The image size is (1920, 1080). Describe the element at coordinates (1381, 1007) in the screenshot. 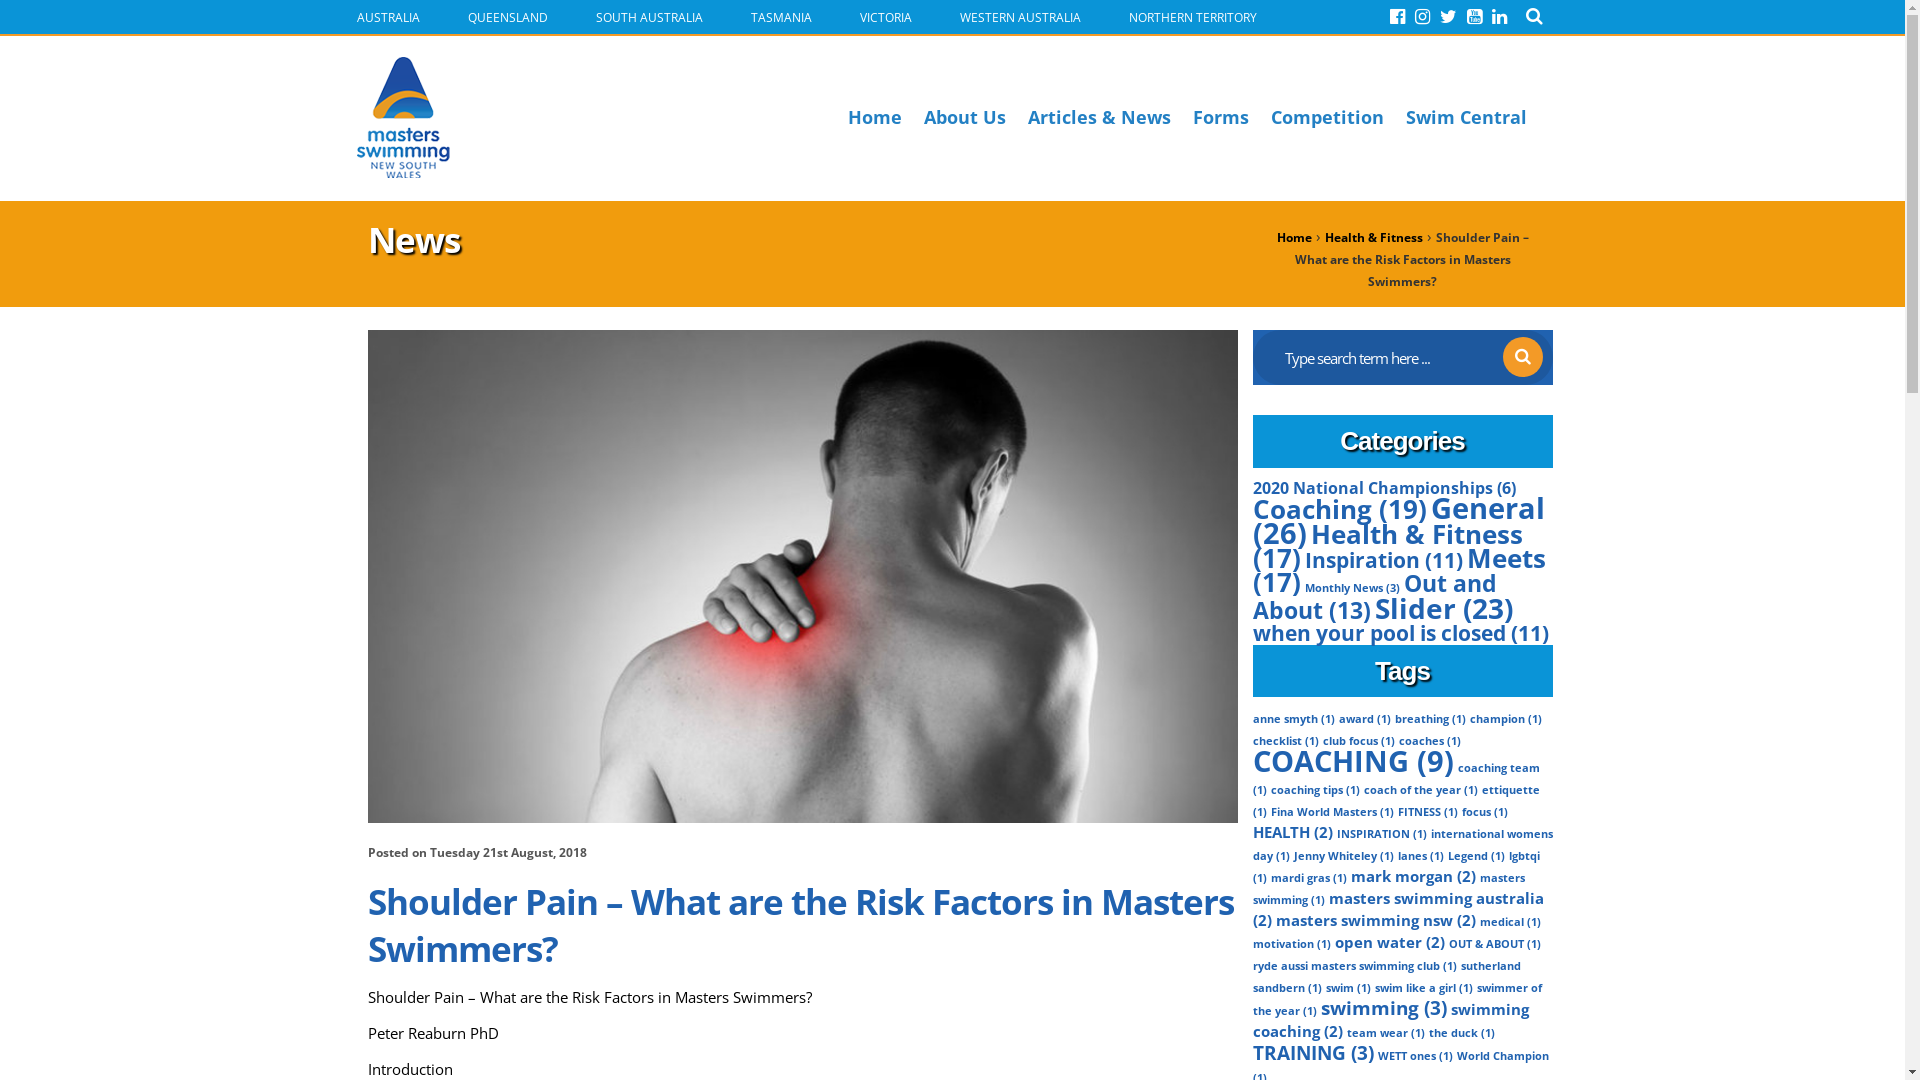

I see `'swimming (3)'` at that location.